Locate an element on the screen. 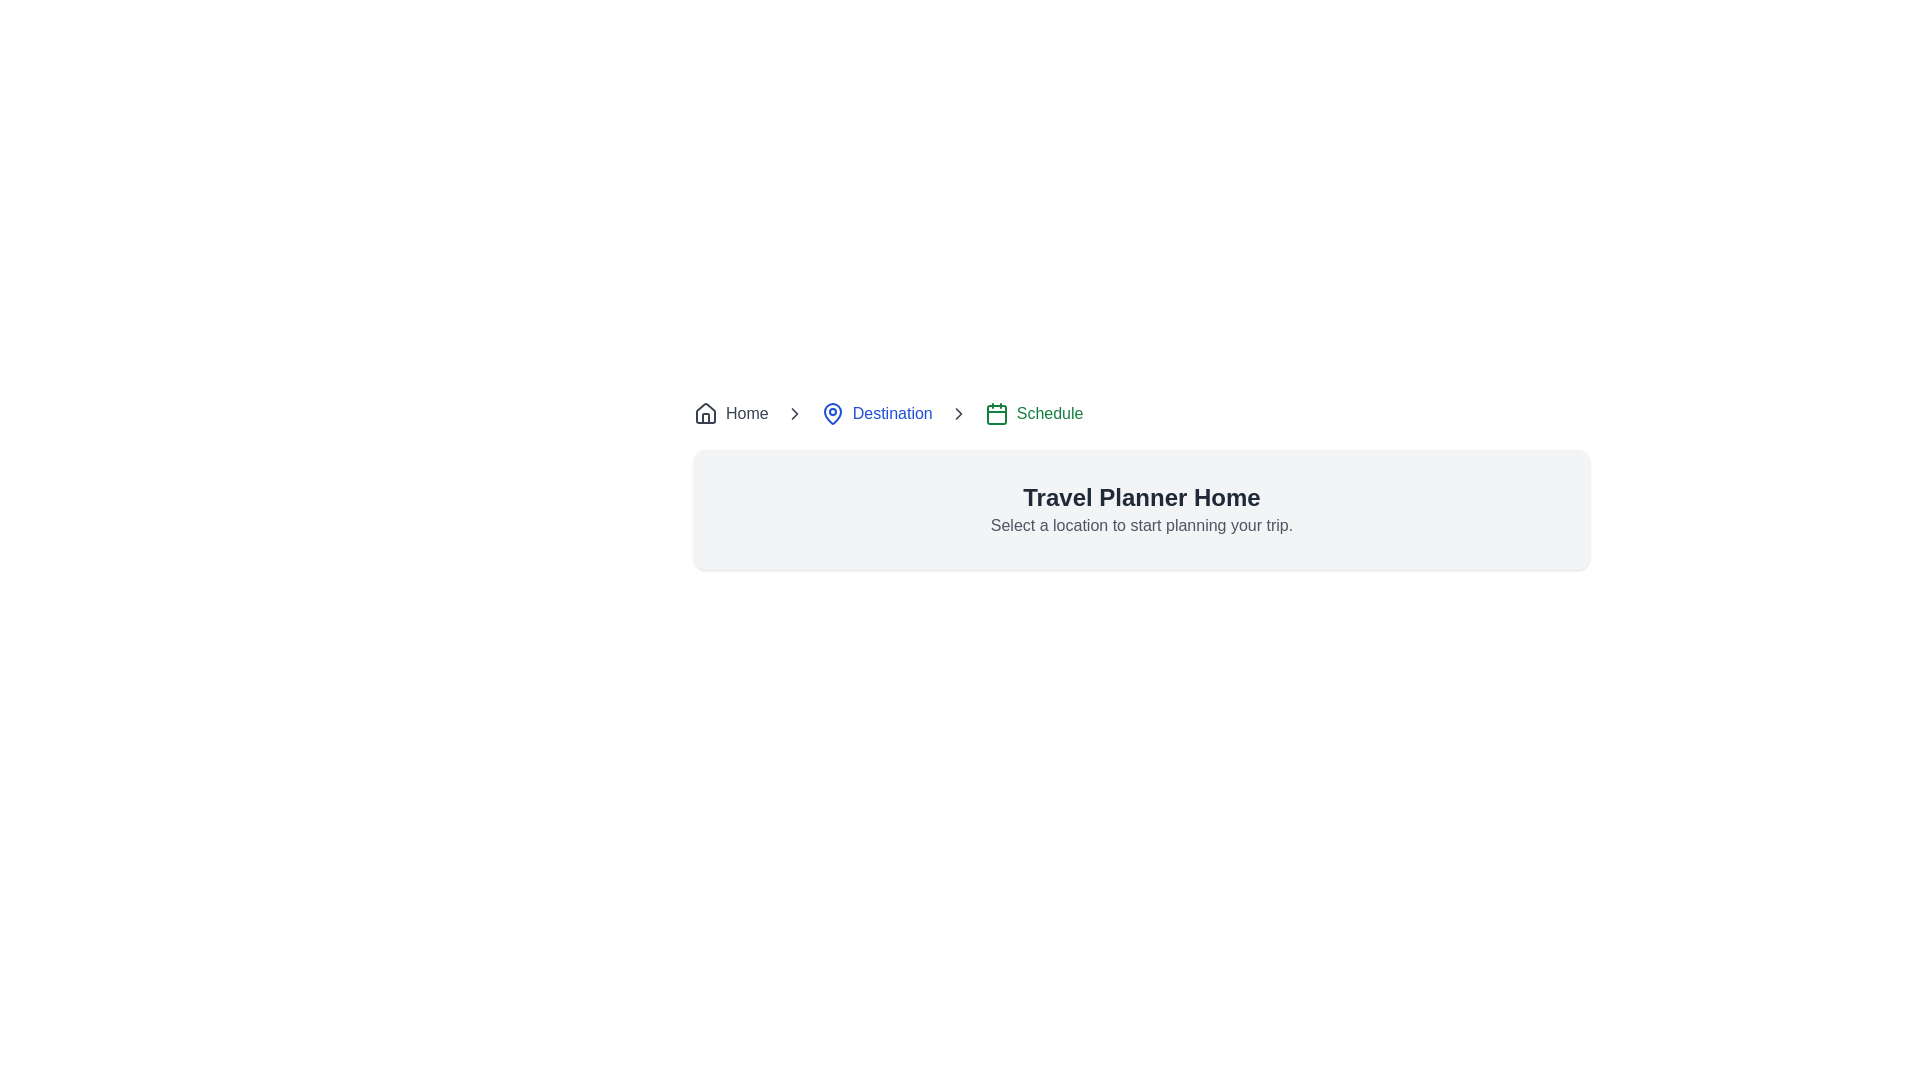  the indication of the pin-shaped vector icon, which signifies a location, located between the 'Home' and 'Schedule' navigation links is located at coordinates (832, 412).